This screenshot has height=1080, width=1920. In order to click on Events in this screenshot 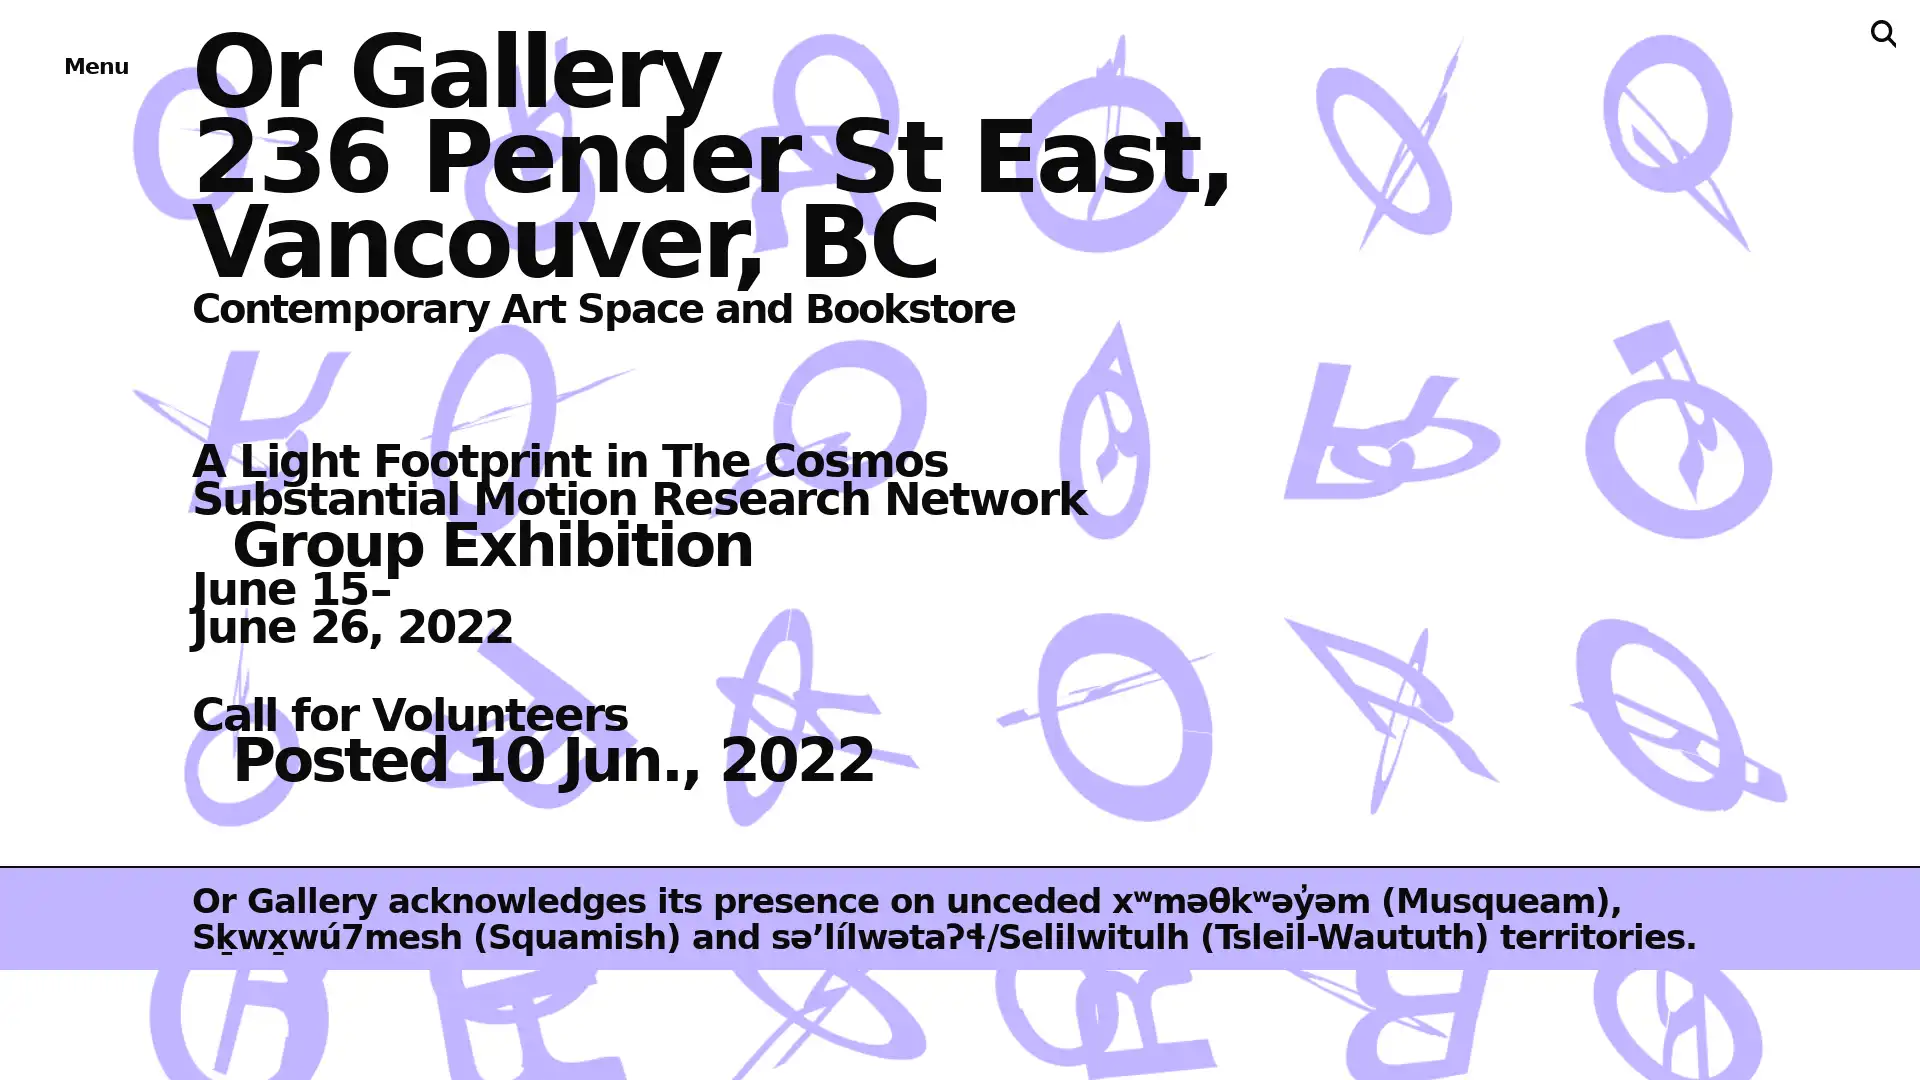, I will do `click(434, 318)`.